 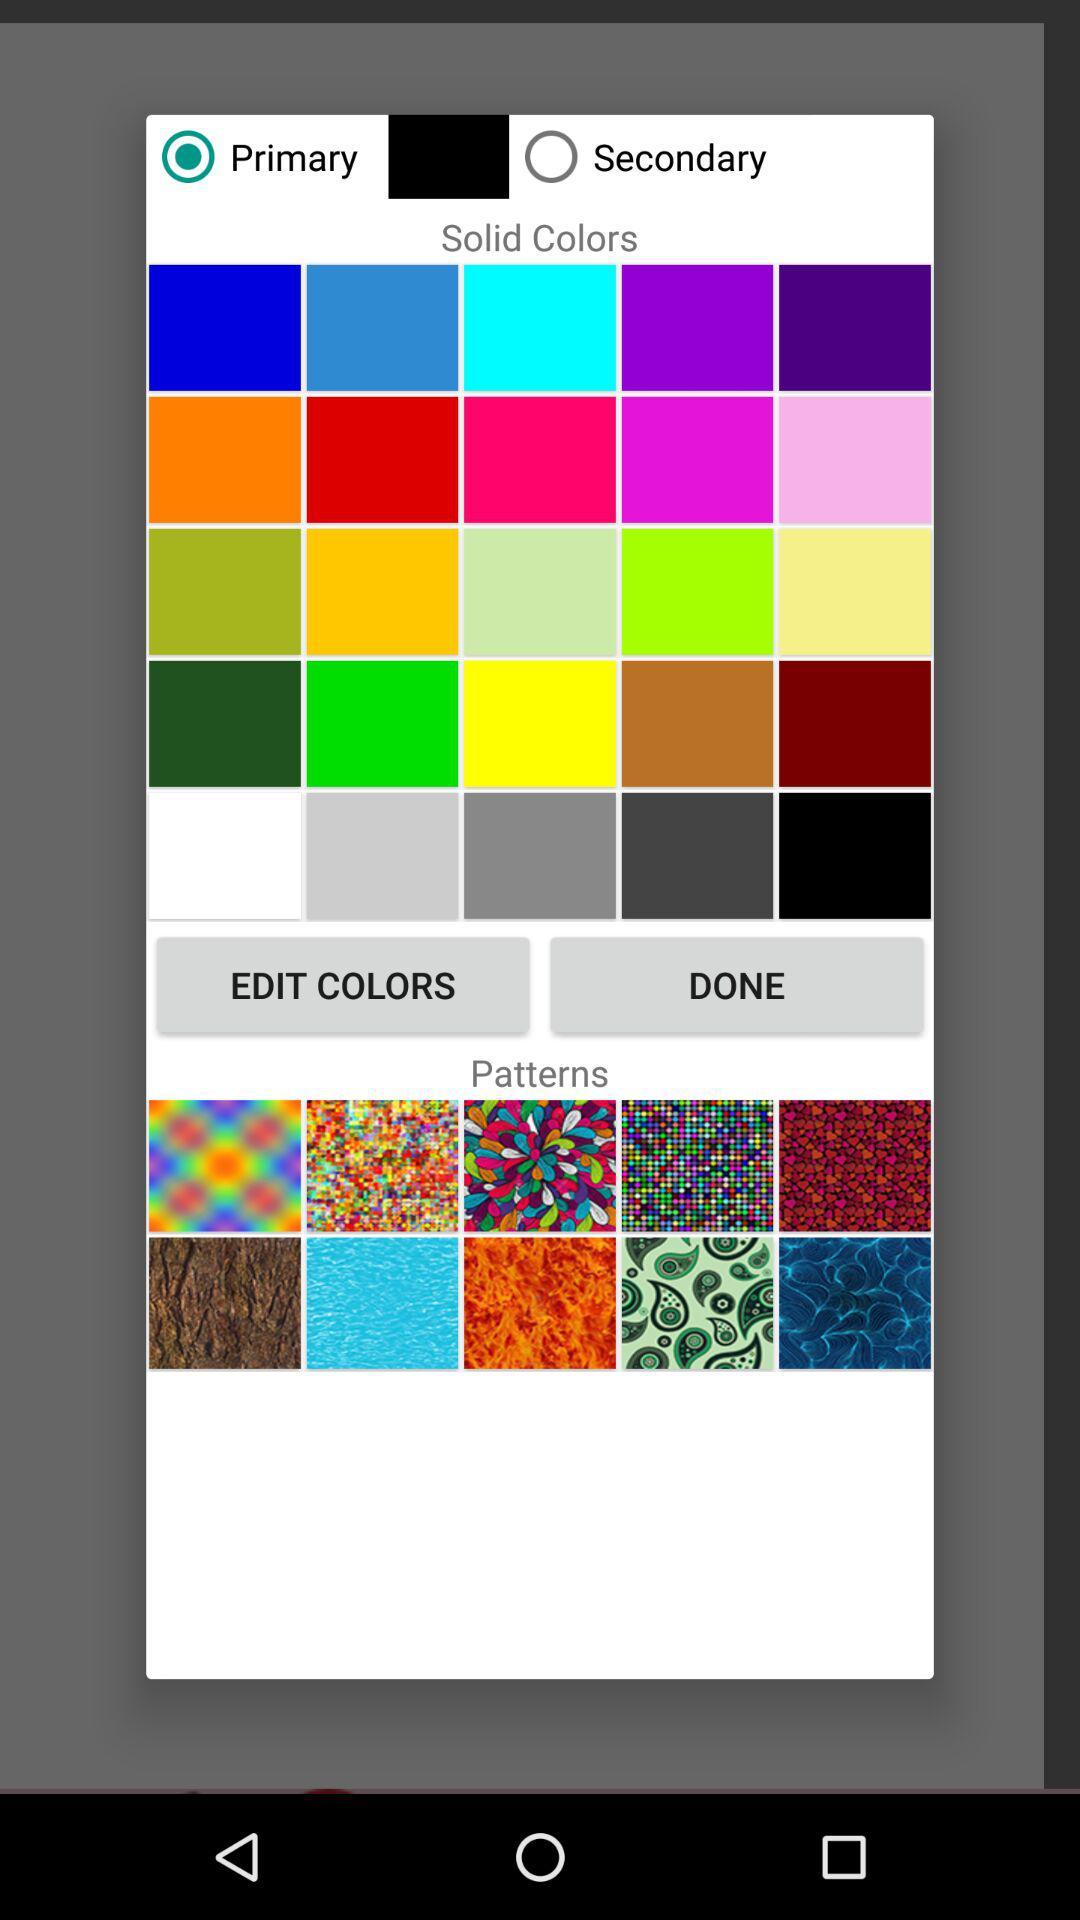 What do you see at coordinates (540, 327) in the screenshot?
I see `icon below the solid colors` at bounding box center [540, 327].